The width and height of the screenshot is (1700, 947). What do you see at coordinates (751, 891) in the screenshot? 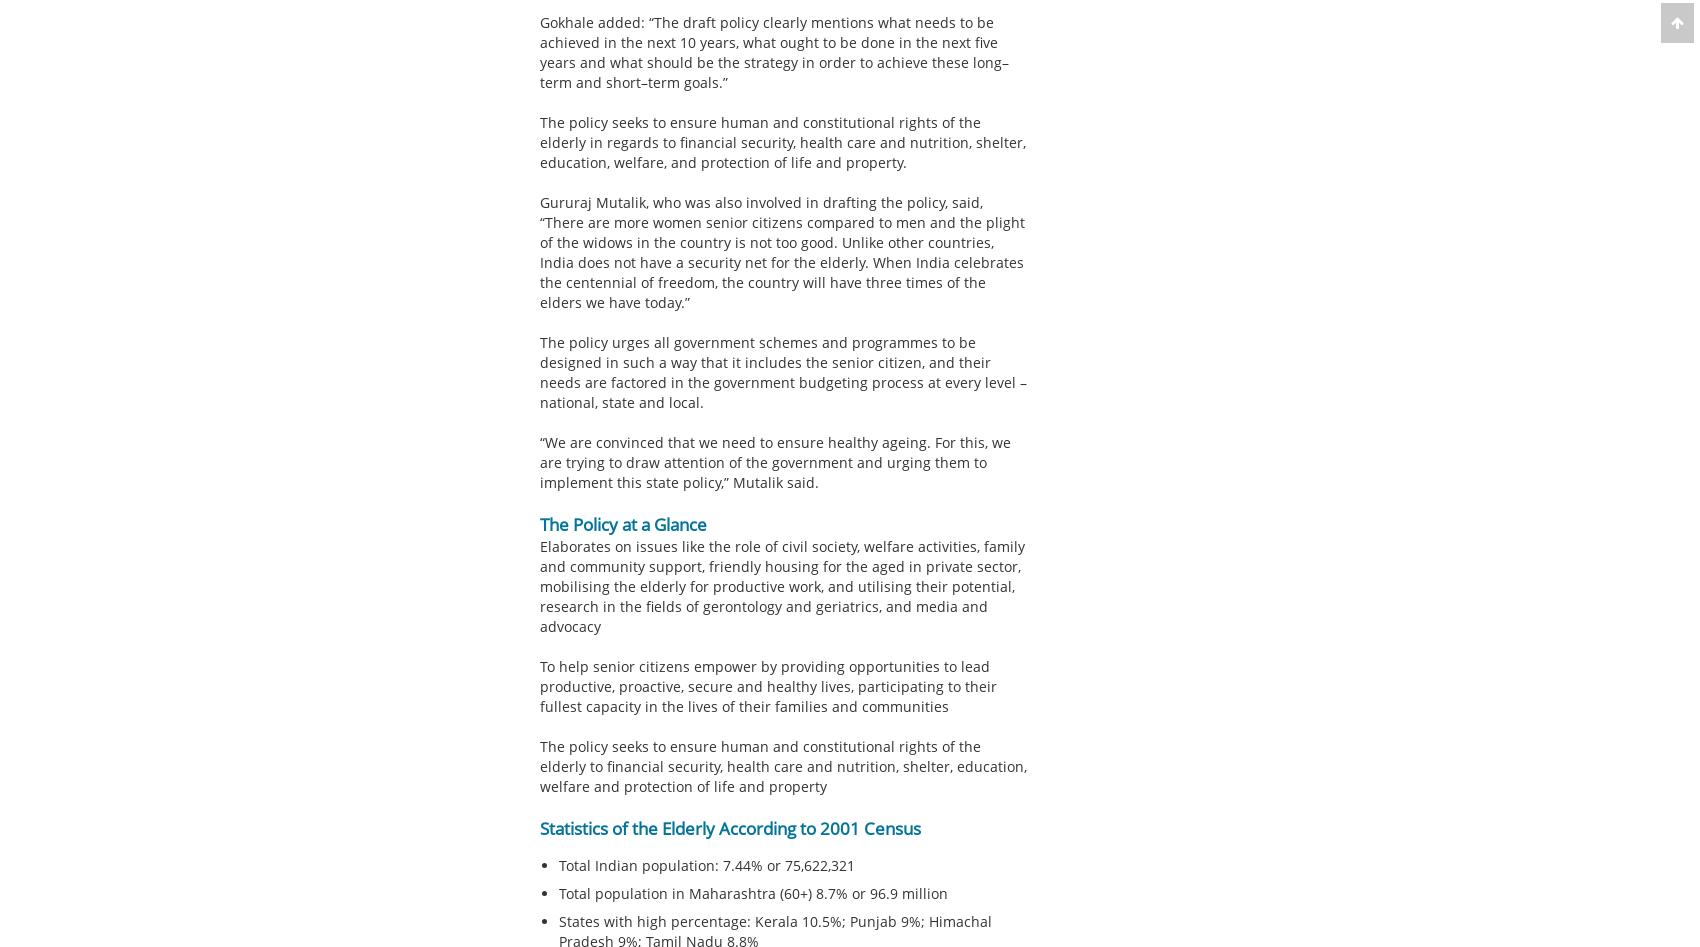
I see `'Total population in Maharashtra (60+) 8.7% or 96.9 million'` at bounding box center [751, 891].